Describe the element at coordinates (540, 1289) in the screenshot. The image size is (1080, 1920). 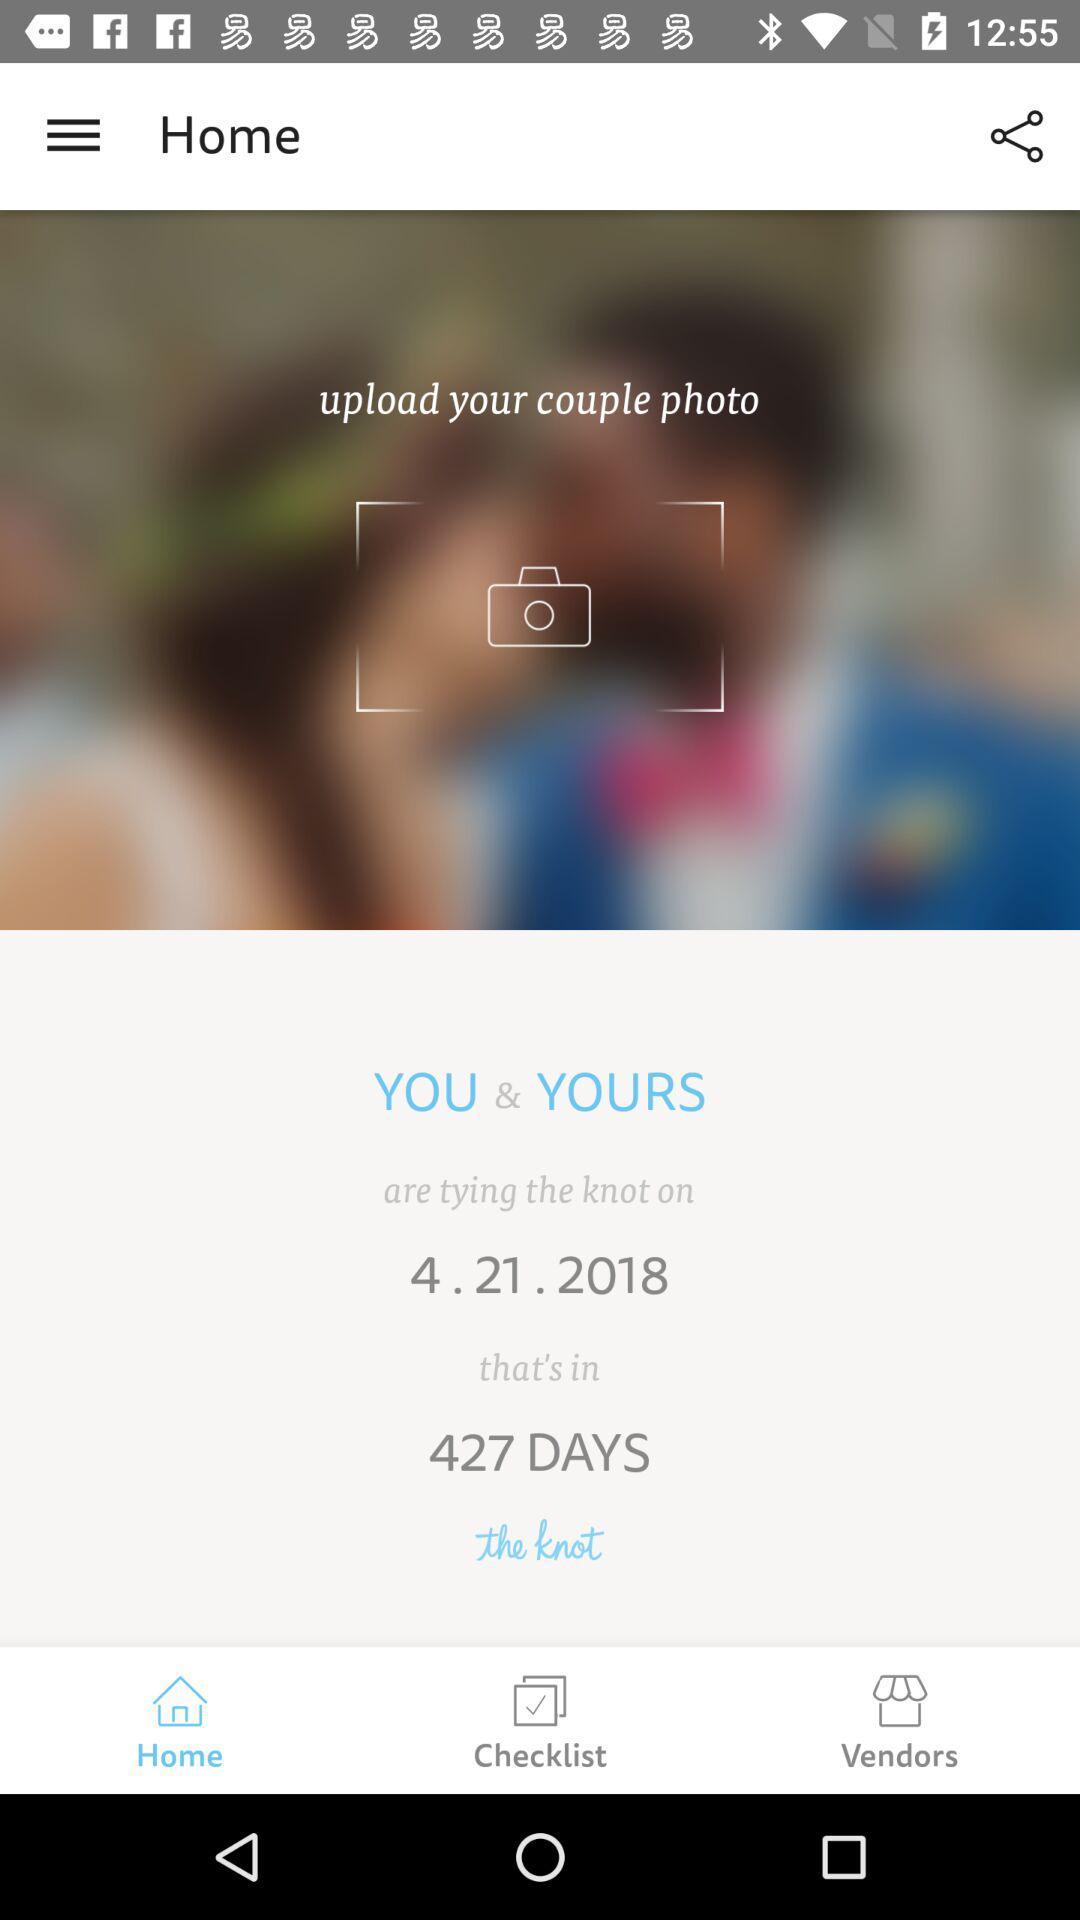
I see `4 . 21 . 2018 item` at that location.